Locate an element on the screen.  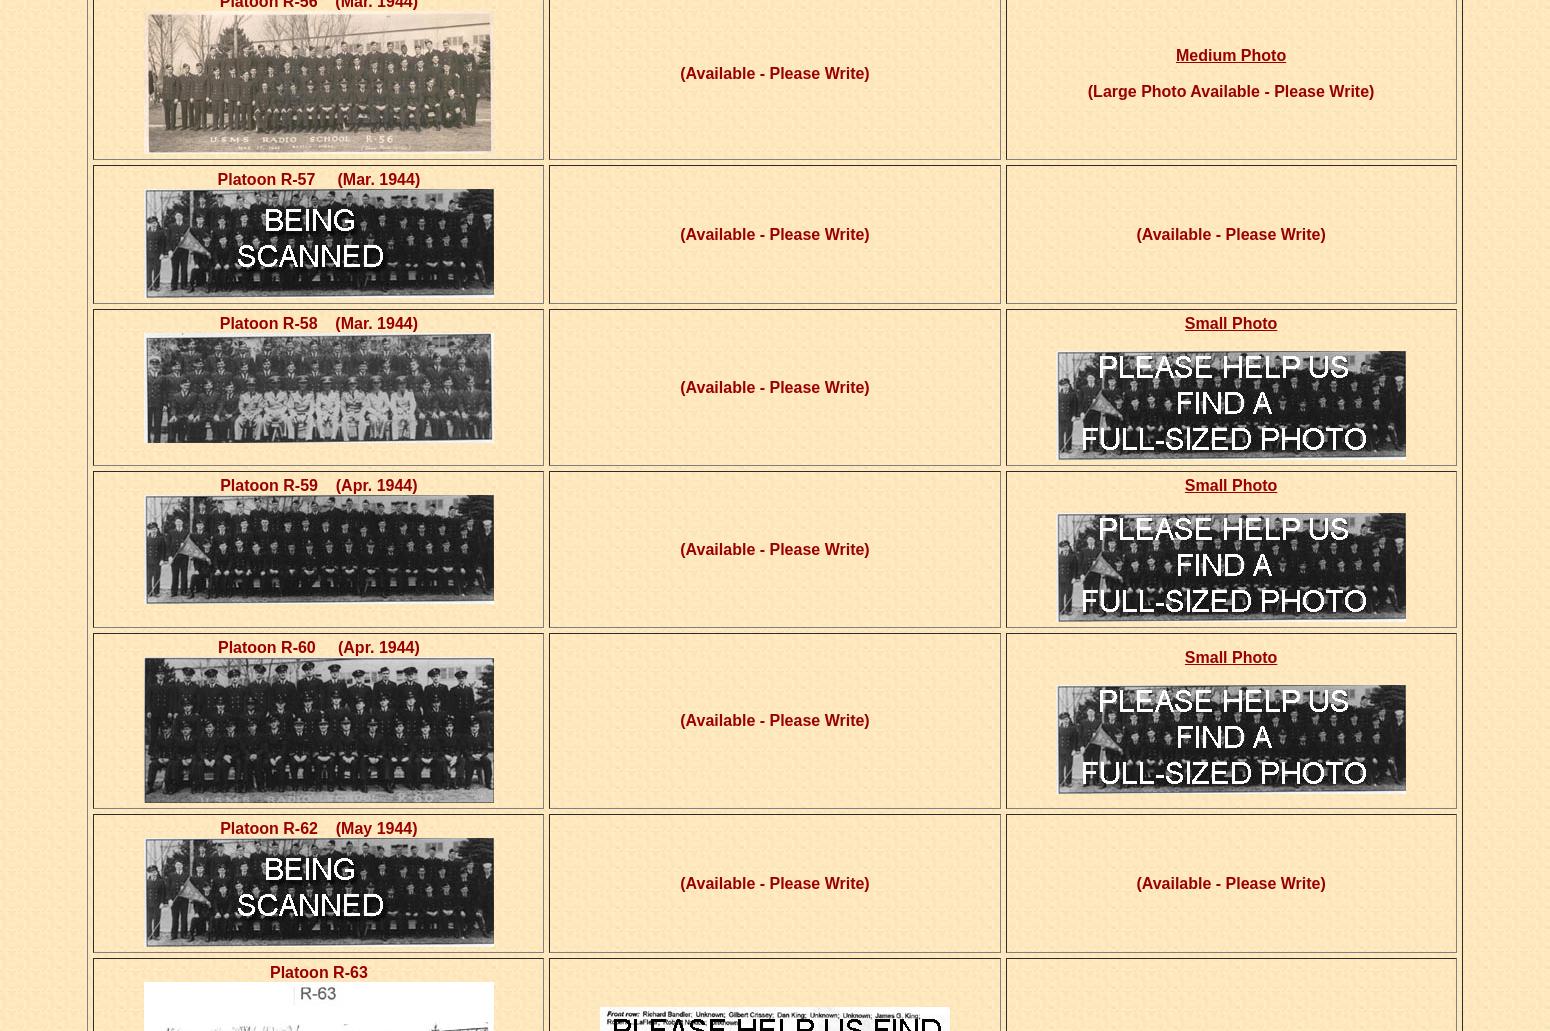
'Platoon R-63' is located at coordinates (317, 971).